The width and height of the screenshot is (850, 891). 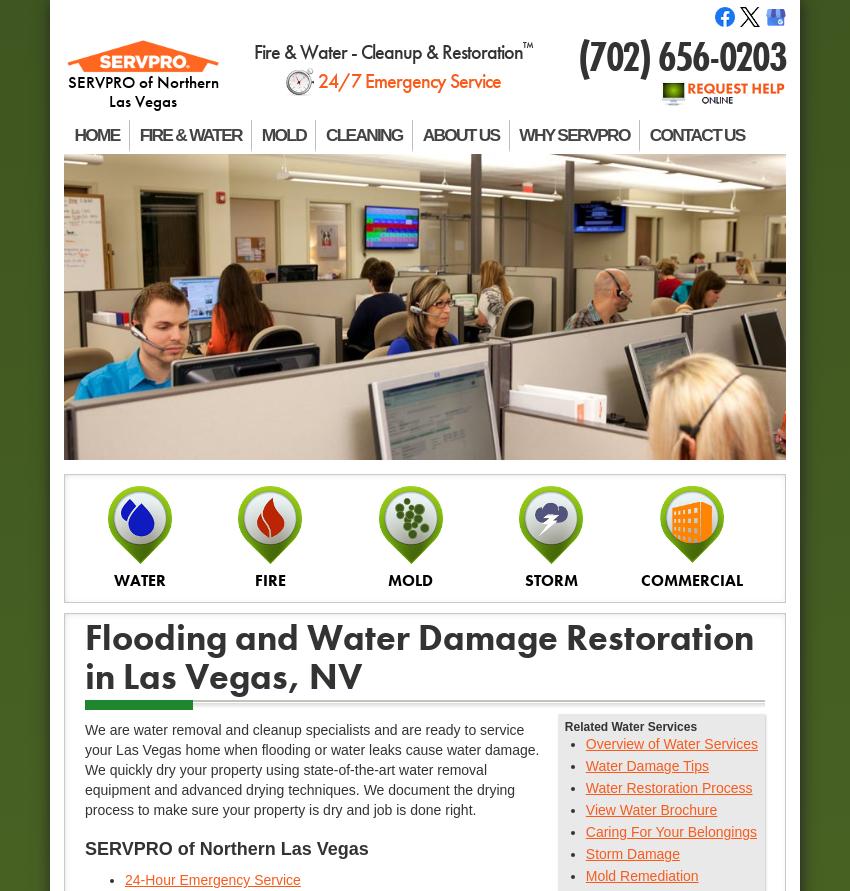 I want to click on 'FIRE', so click(x=268, y=579).